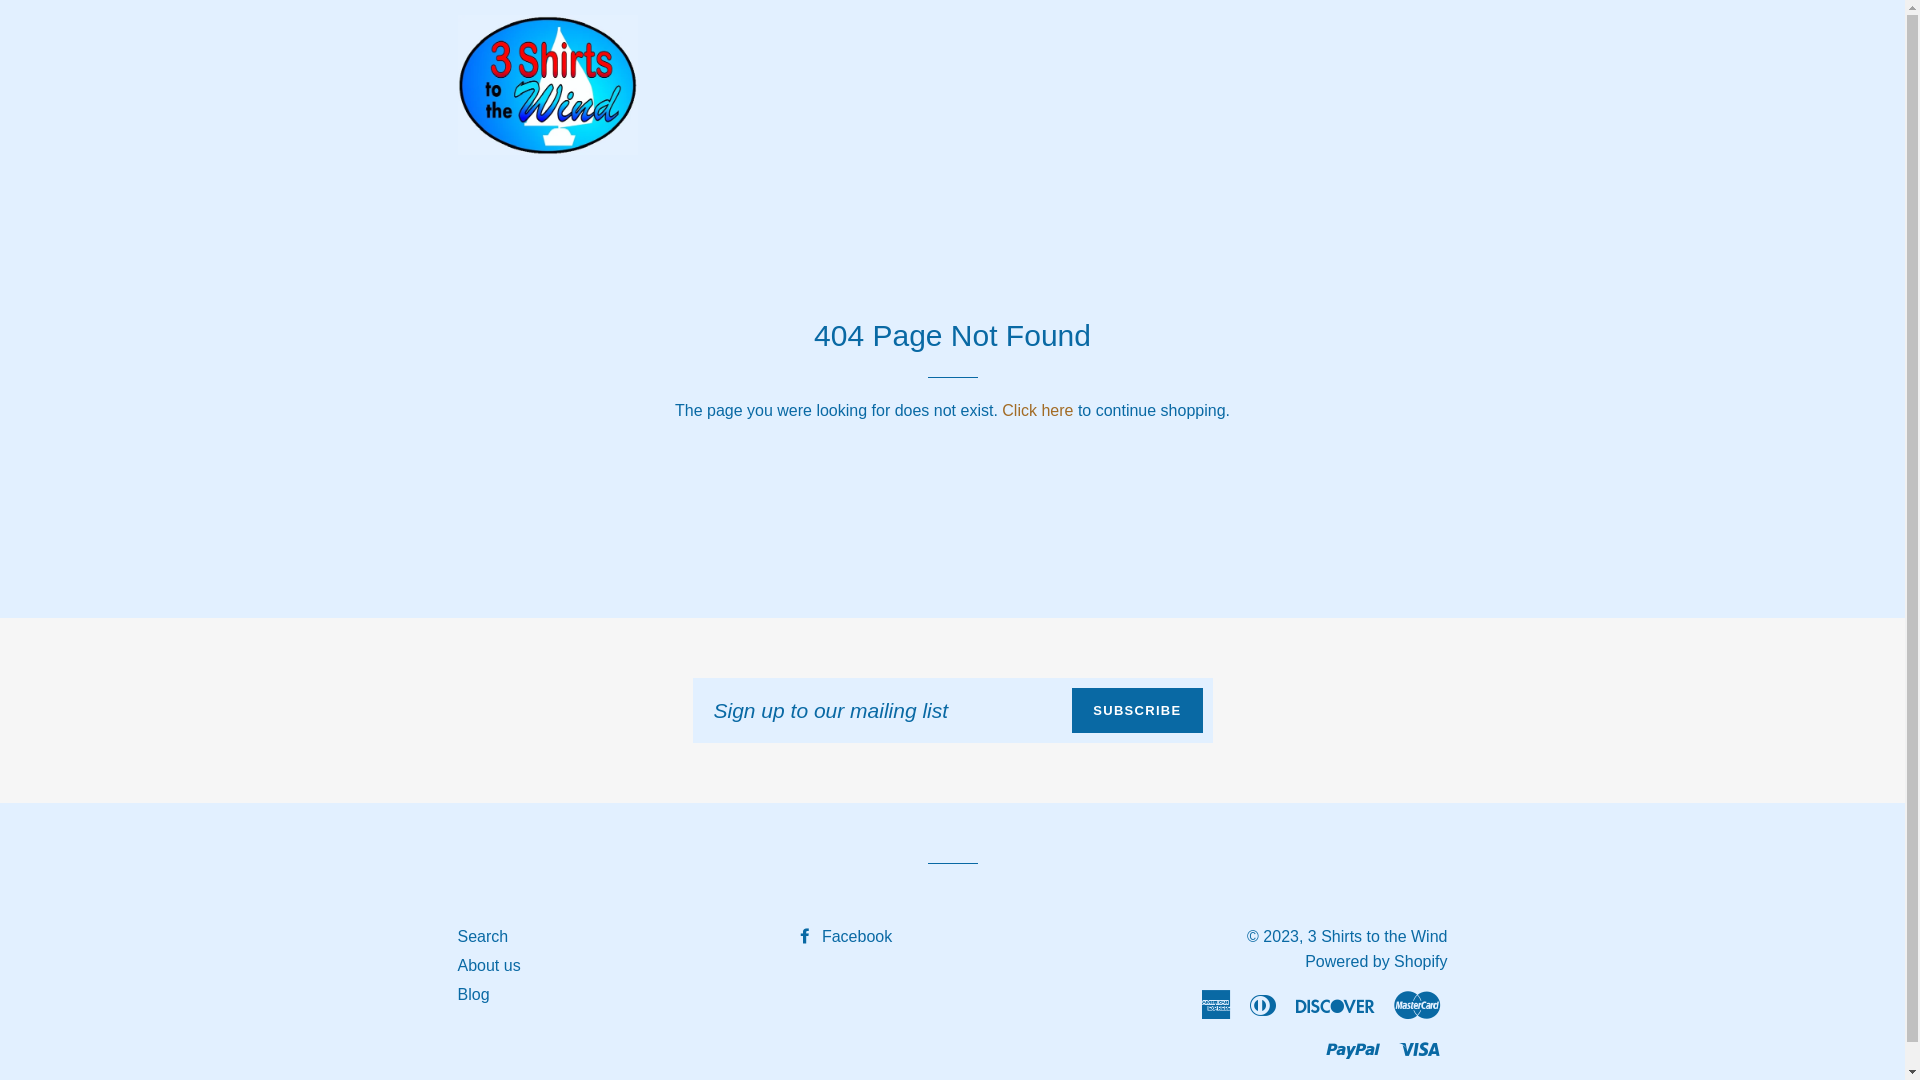 This screenshot has height=1080, width=1920. What do you see at coordinates (1037, 409) in the screenshot?
I see `'Click here'` at bounding box center [1037, 409].